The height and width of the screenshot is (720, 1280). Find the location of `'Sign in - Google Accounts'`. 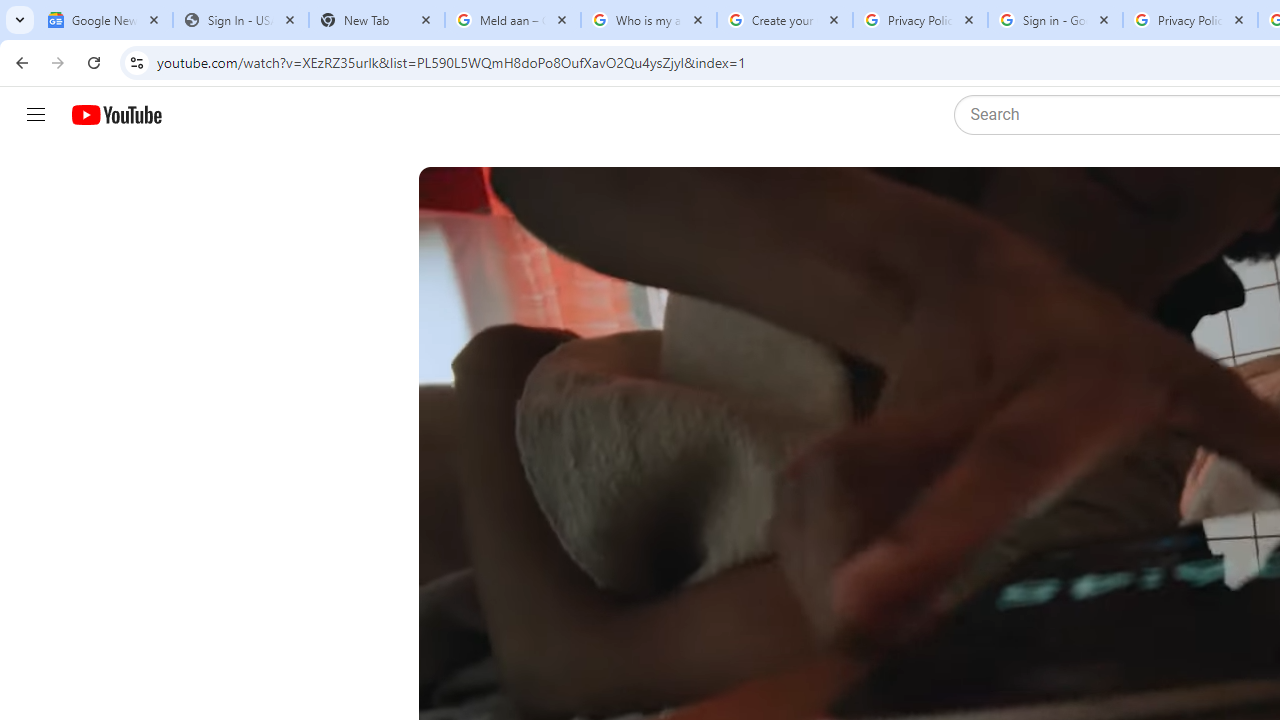

'Sign in - Google Accounts' is located at coordinates (1054, 20).